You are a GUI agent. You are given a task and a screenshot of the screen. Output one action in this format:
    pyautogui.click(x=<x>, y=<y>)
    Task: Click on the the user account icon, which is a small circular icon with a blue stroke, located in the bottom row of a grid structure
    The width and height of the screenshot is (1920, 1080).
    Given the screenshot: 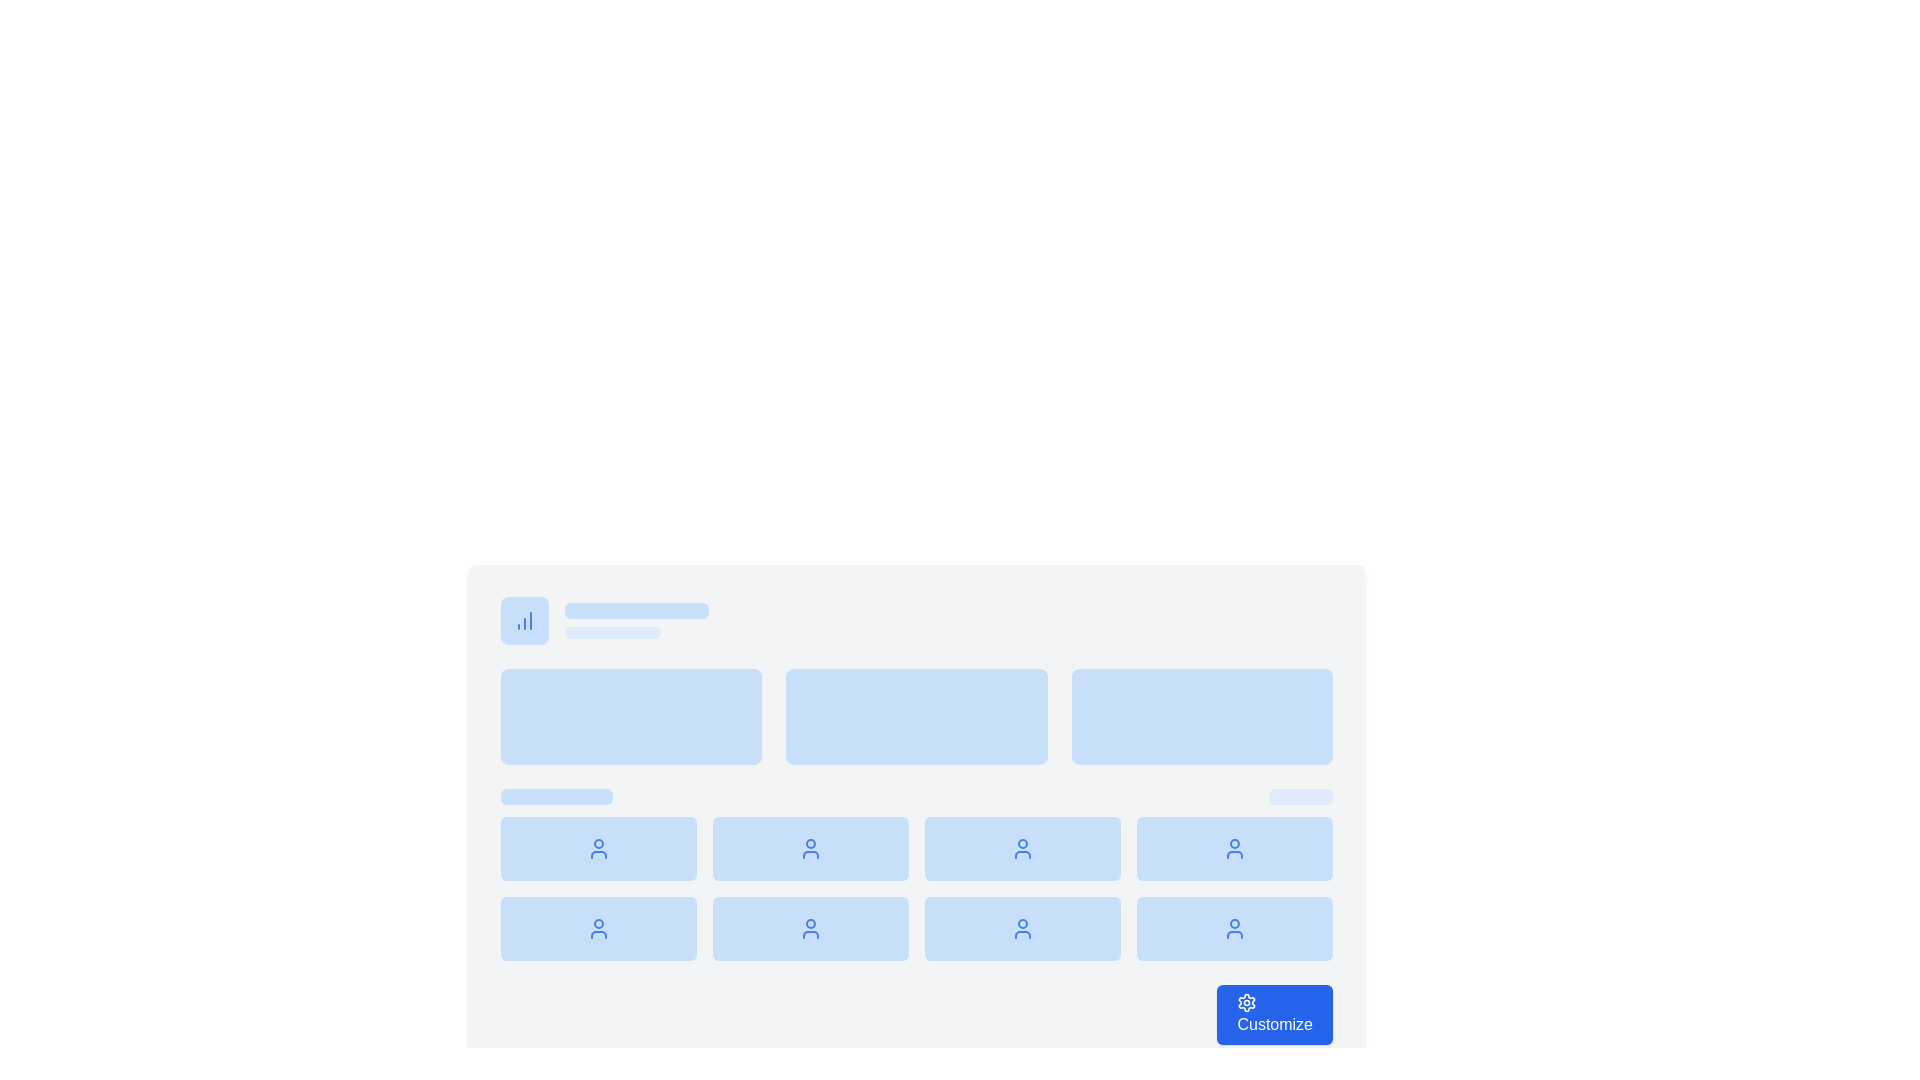 What is the action you would take?
    pyautogui.click(x=811, y=929)
    